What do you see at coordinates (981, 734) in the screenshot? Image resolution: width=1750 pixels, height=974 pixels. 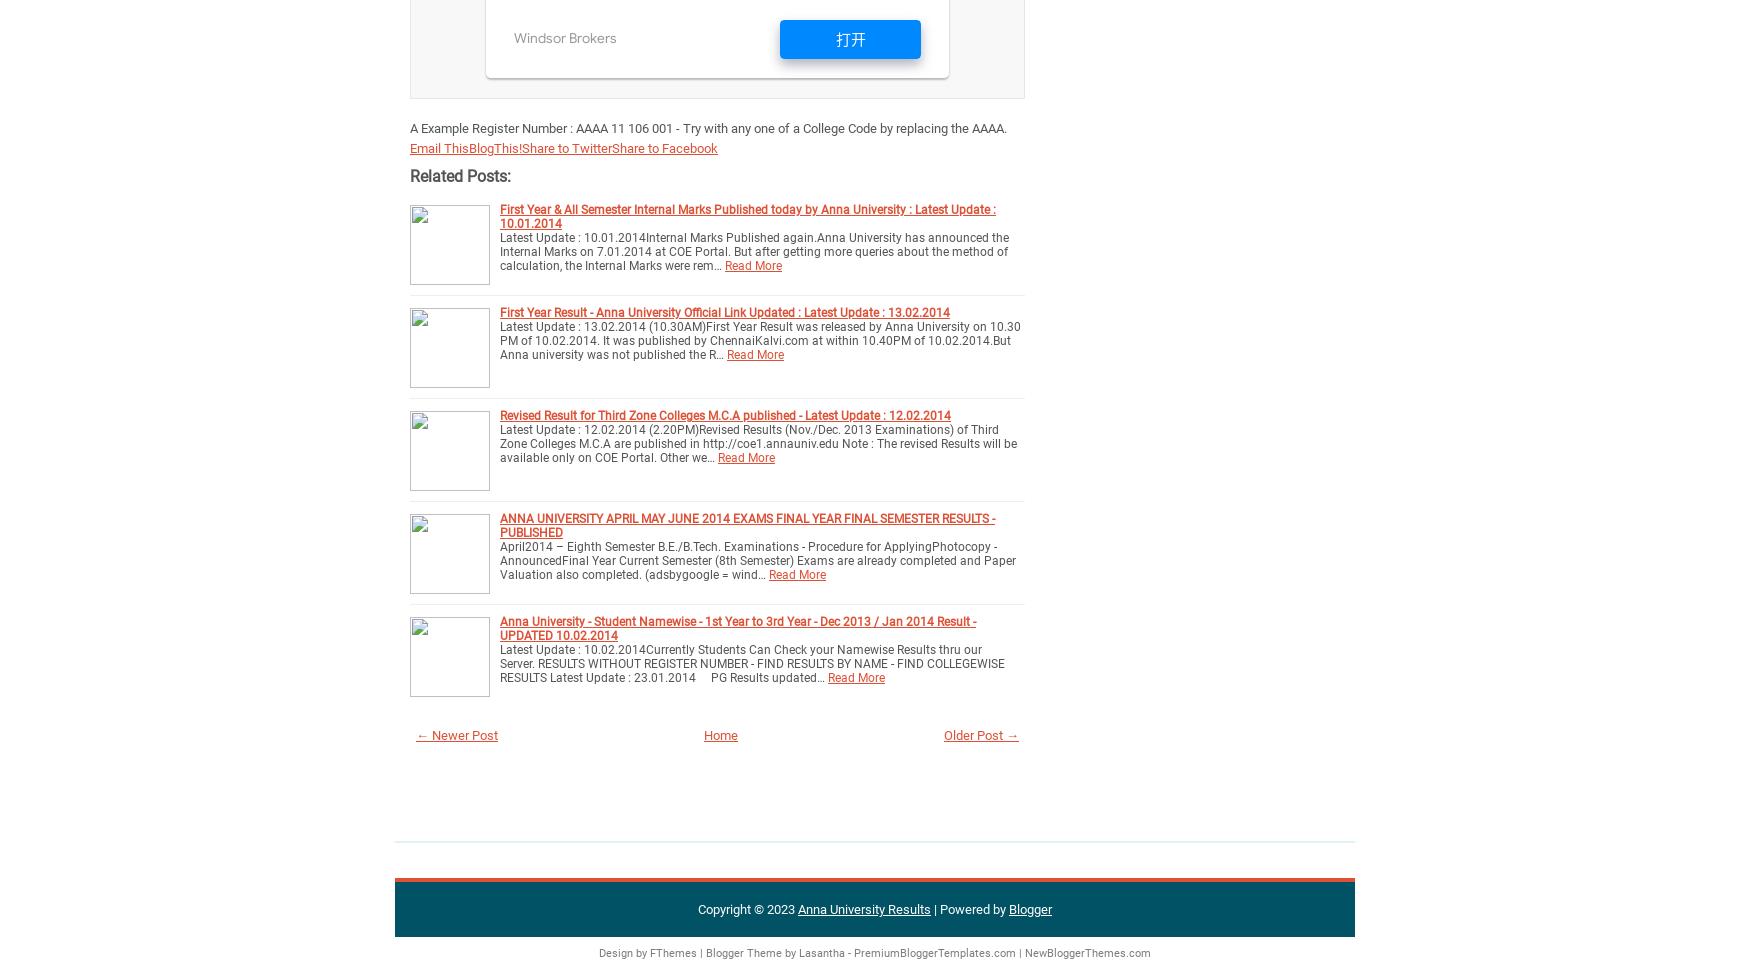 I see `'Older Post →'` at bounding box center [981, 734].